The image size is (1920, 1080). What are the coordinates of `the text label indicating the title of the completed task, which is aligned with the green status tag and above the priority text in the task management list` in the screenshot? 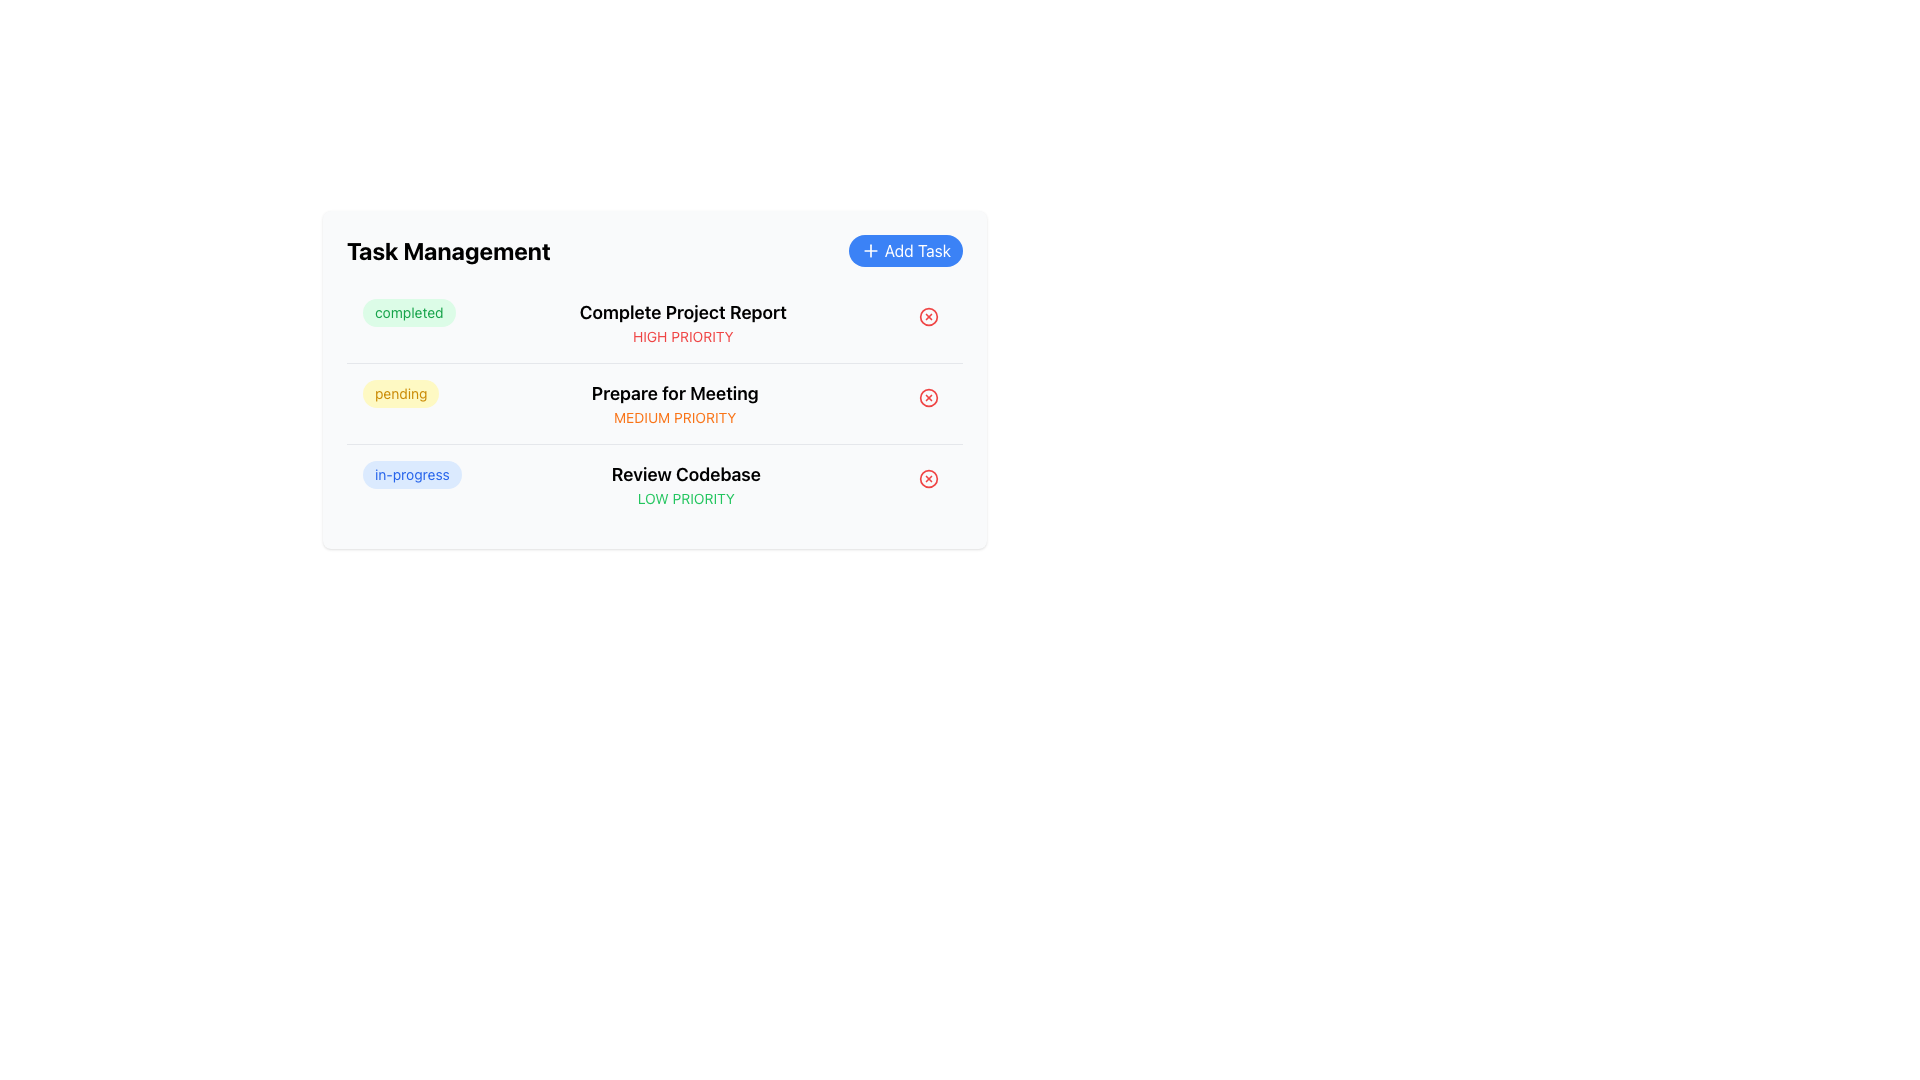 It's located at (683, 312).